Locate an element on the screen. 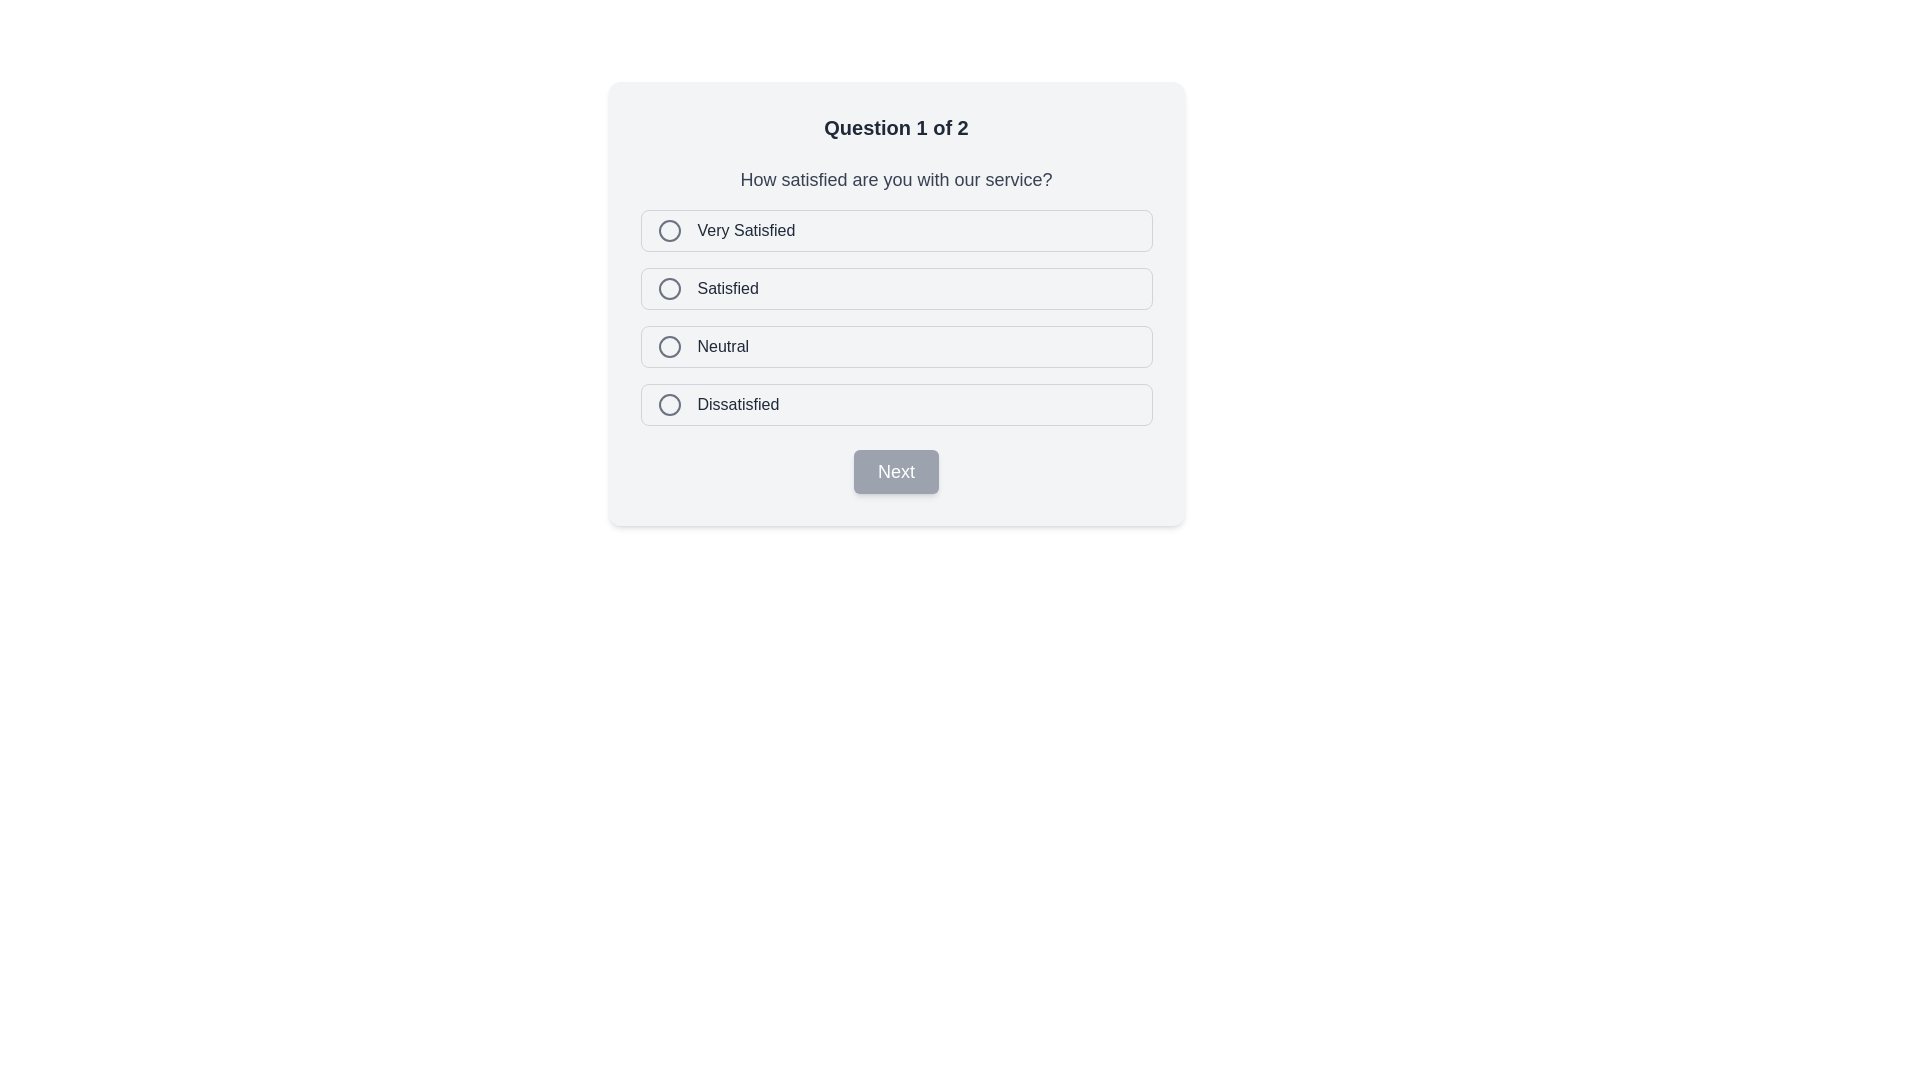 The image size is (1920, 1080). the unselected radio button located to the left of the 'Satisfied' label in the second row of the questionnaire interface is located at coordinates (669, 289).